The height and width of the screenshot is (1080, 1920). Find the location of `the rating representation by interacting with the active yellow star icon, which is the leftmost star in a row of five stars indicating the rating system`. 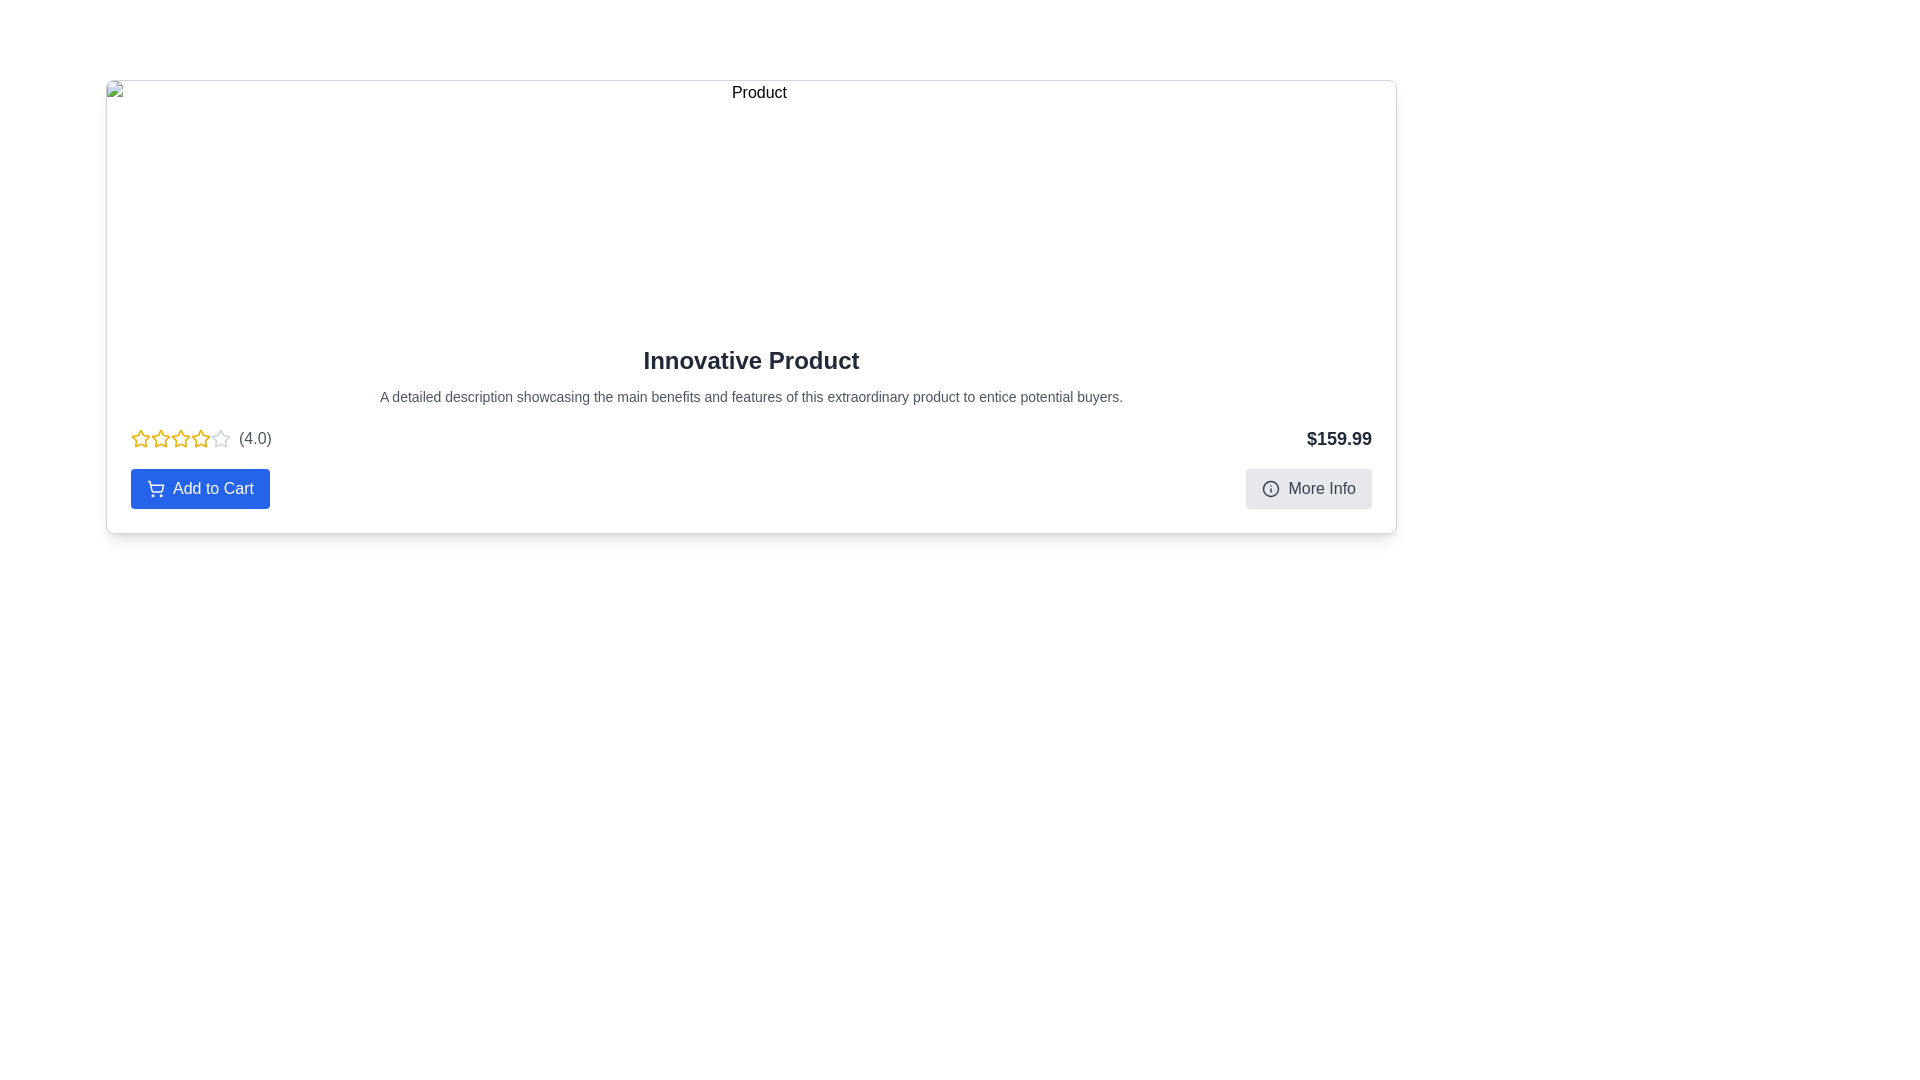

the rating representation by interacting with the active yellow star icon, which is the leftmost star in a row of five stars indicating the rating system is located at coordinates (139, 438).